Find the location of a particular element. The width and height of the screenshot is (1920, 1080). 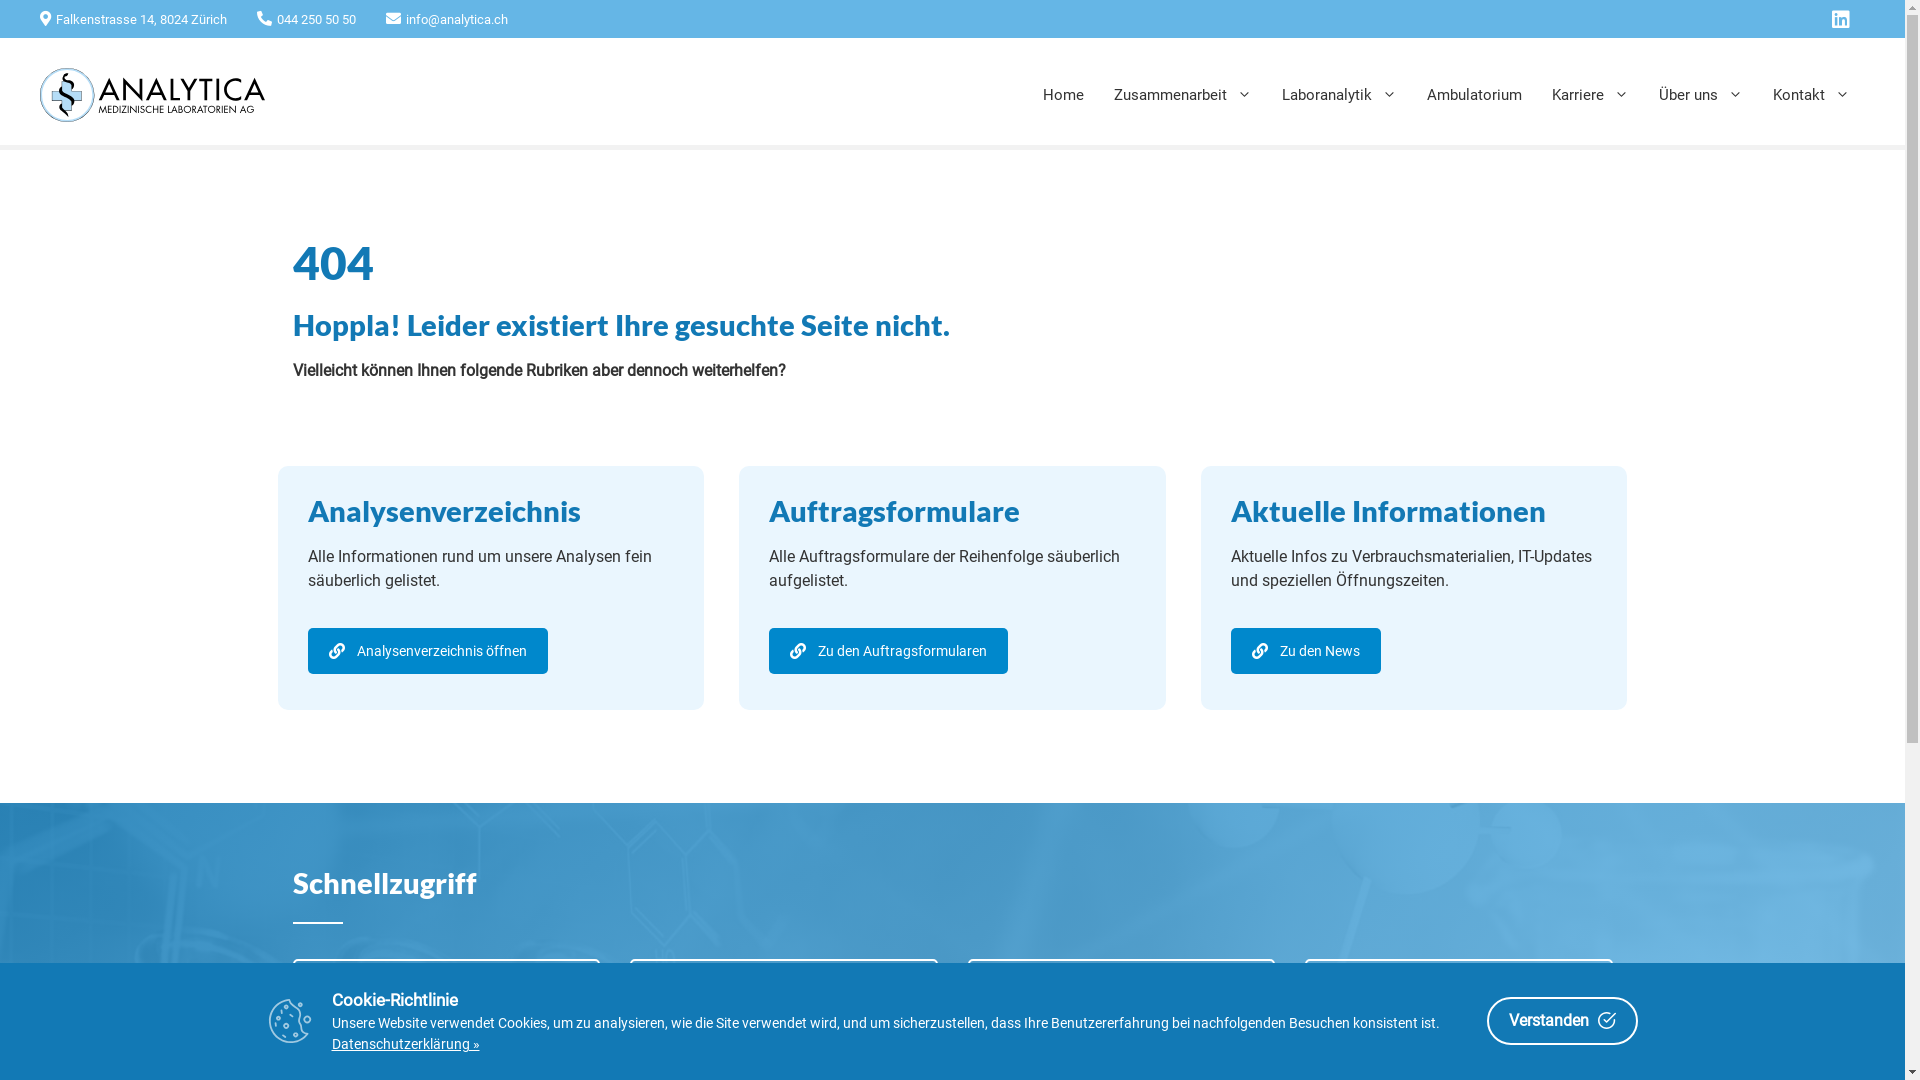

'info@analytica.ch' is located at coordinates (445, 19).